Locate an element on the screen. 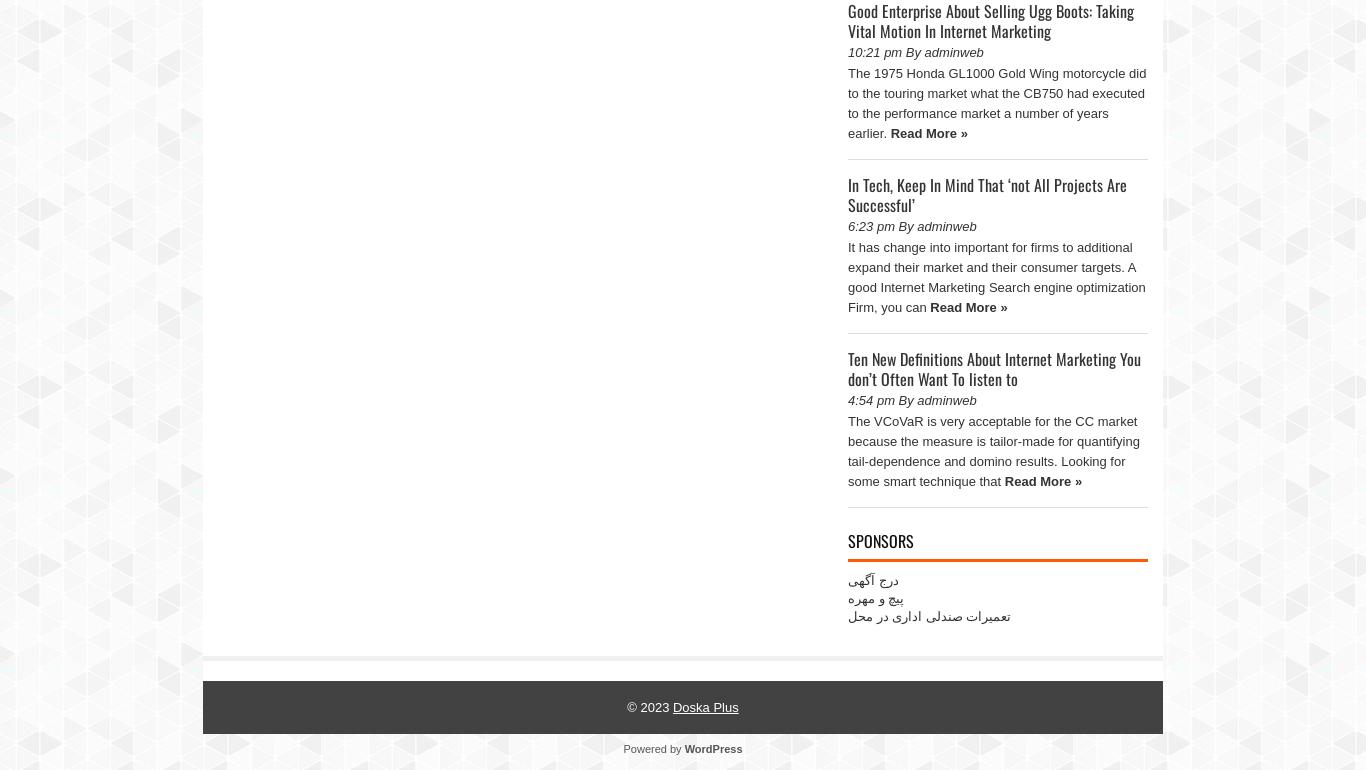 The image size is (1366, 770). 'Doska Plus' is located at coordinates (670, 706).